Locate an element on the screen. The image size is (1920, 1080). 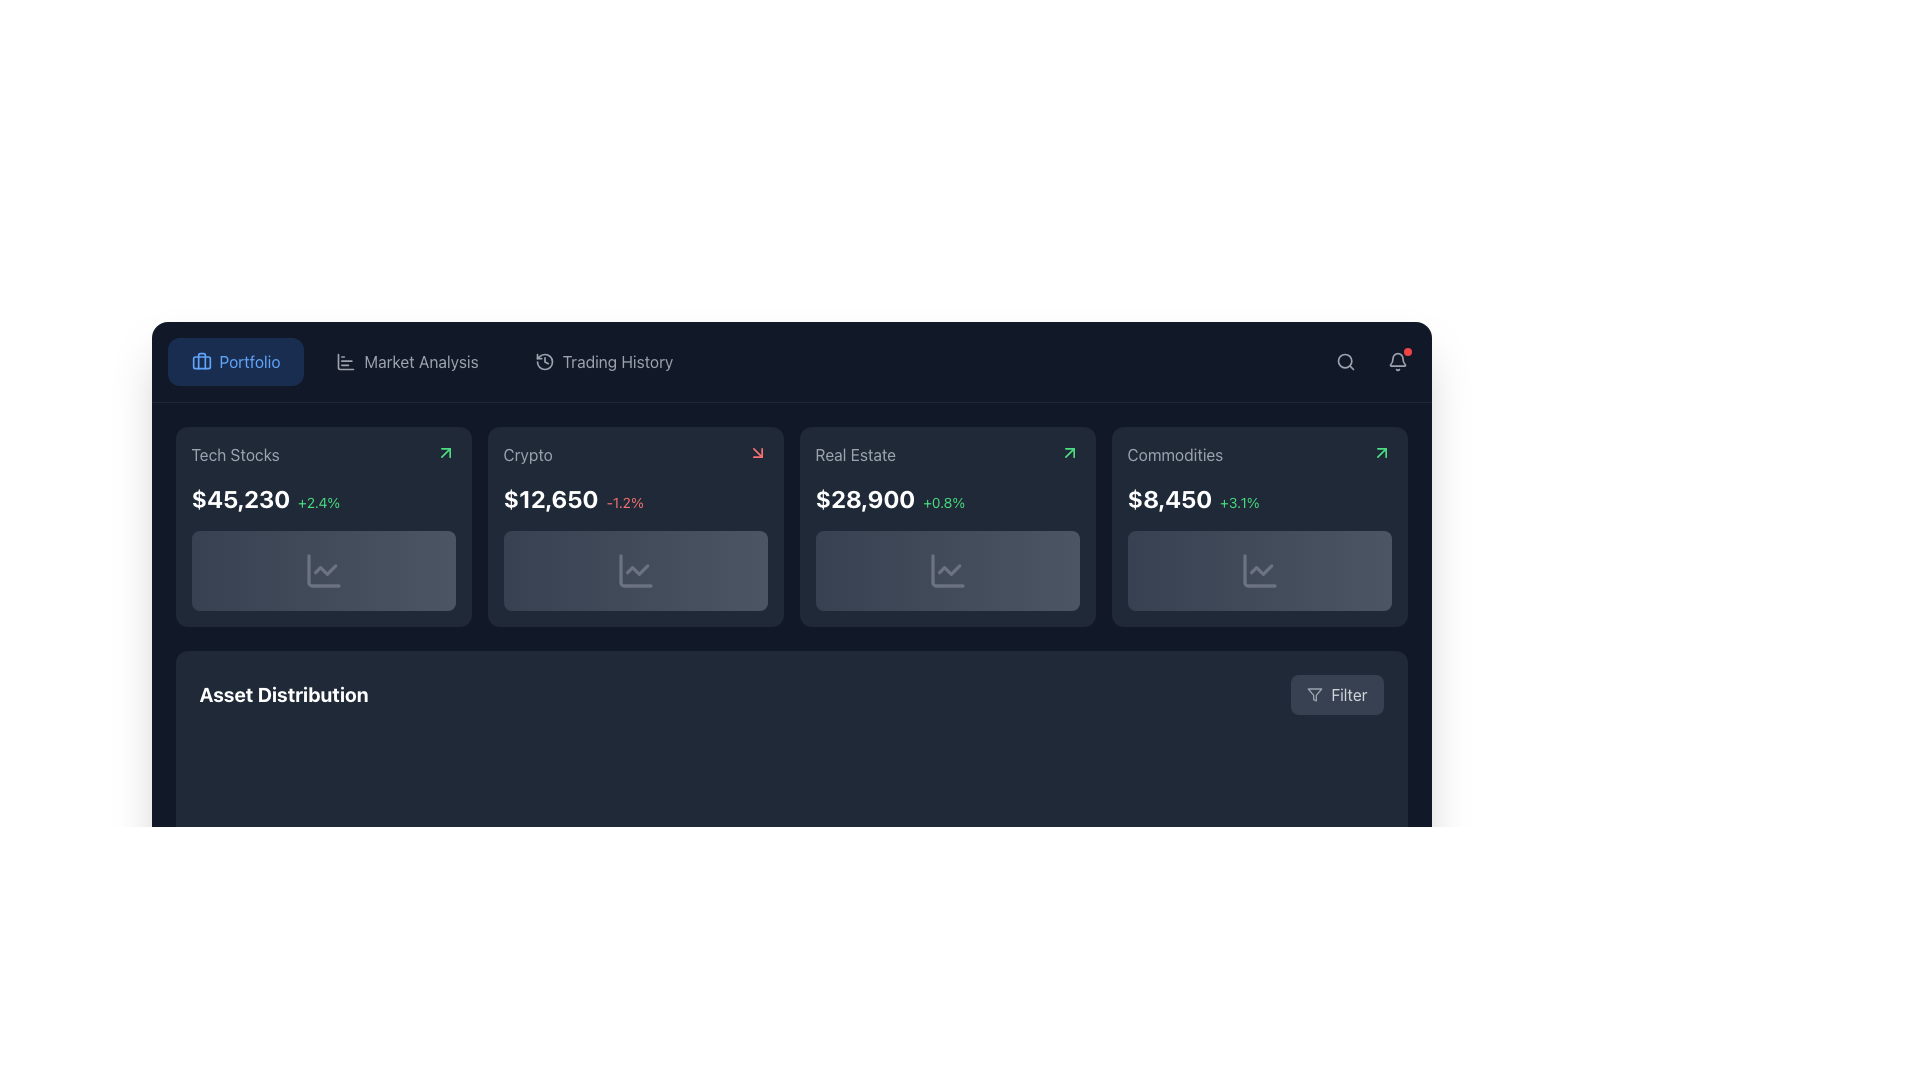
the visual representation of the 'filter' icon located in the bottom-right corner of the interface, centralized within the 'Filter' button is located at coordinates (1315, 693).